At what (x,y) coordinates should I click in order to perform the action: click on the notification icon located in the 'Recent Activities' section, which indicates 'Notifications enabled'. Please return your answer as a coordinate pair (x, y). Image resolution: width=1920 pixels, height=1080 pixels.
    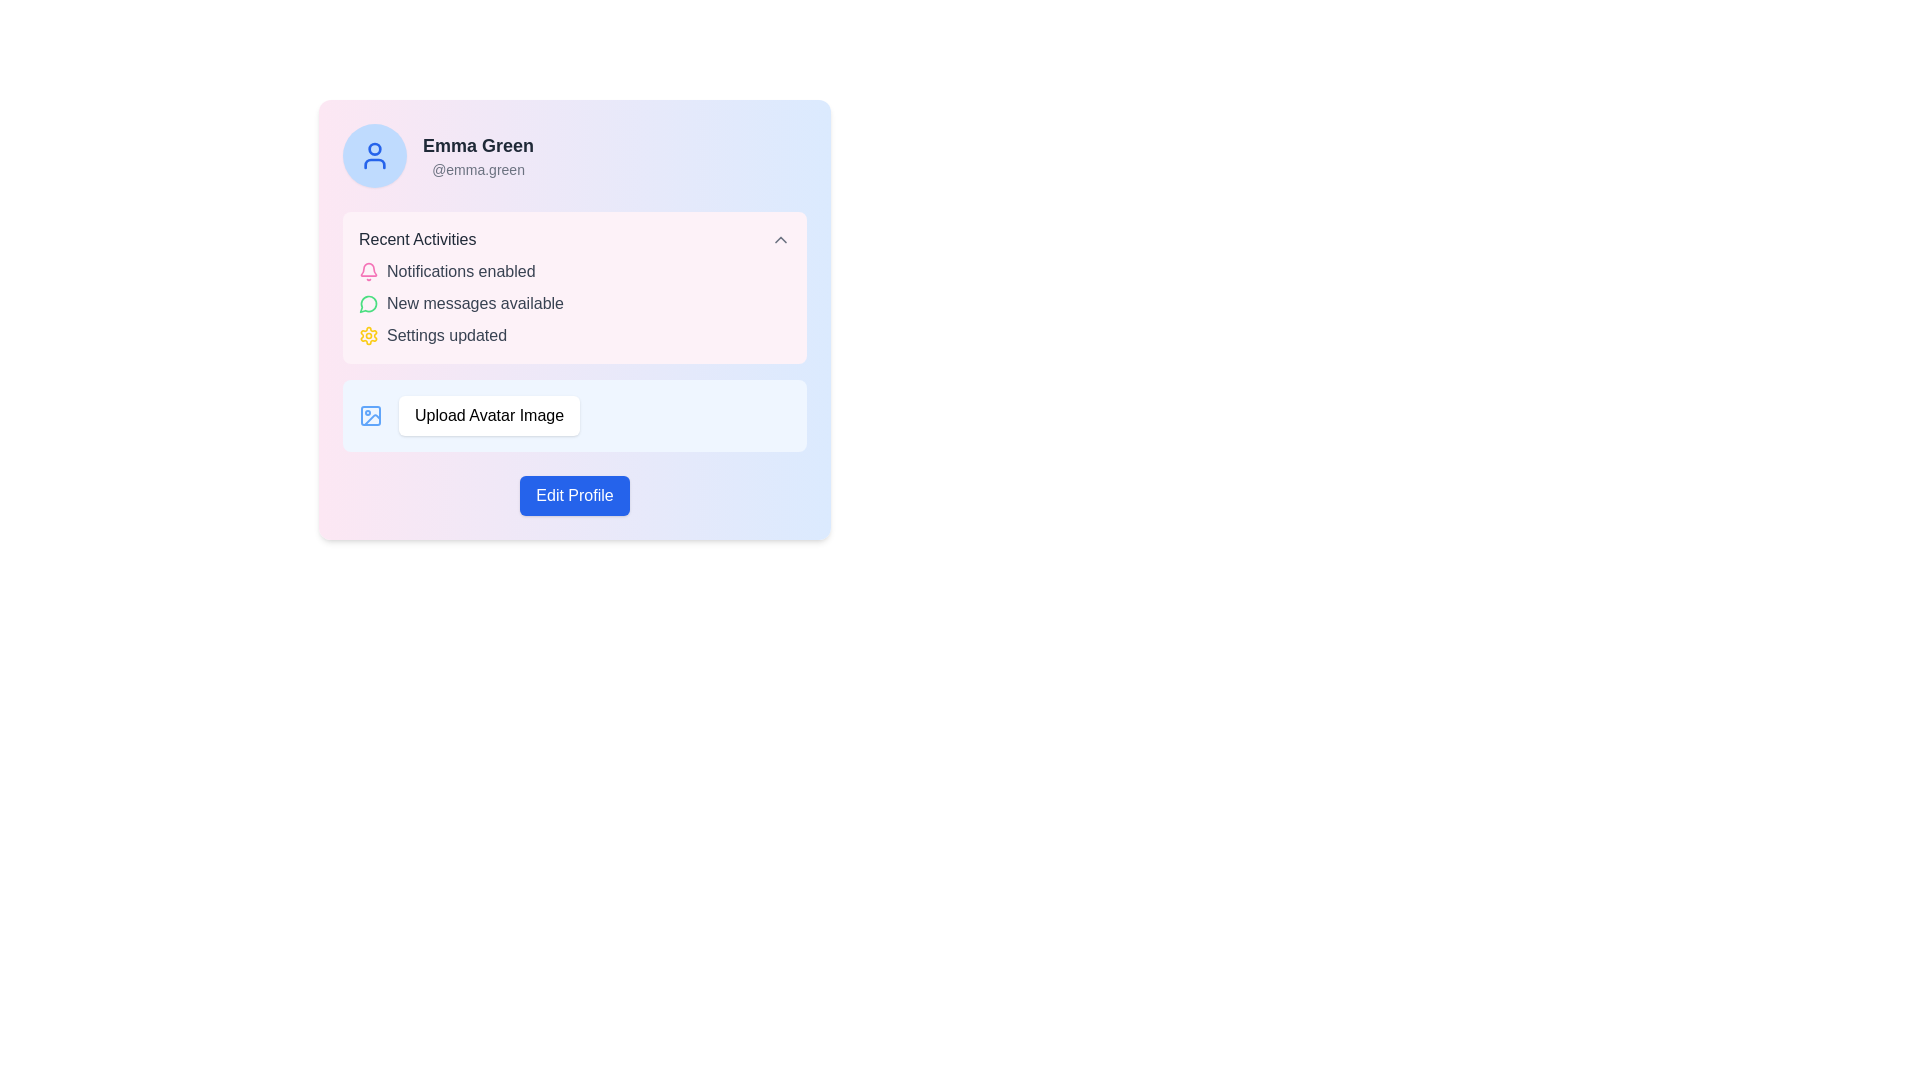
    Looking at the image, I should click on (369, 272).